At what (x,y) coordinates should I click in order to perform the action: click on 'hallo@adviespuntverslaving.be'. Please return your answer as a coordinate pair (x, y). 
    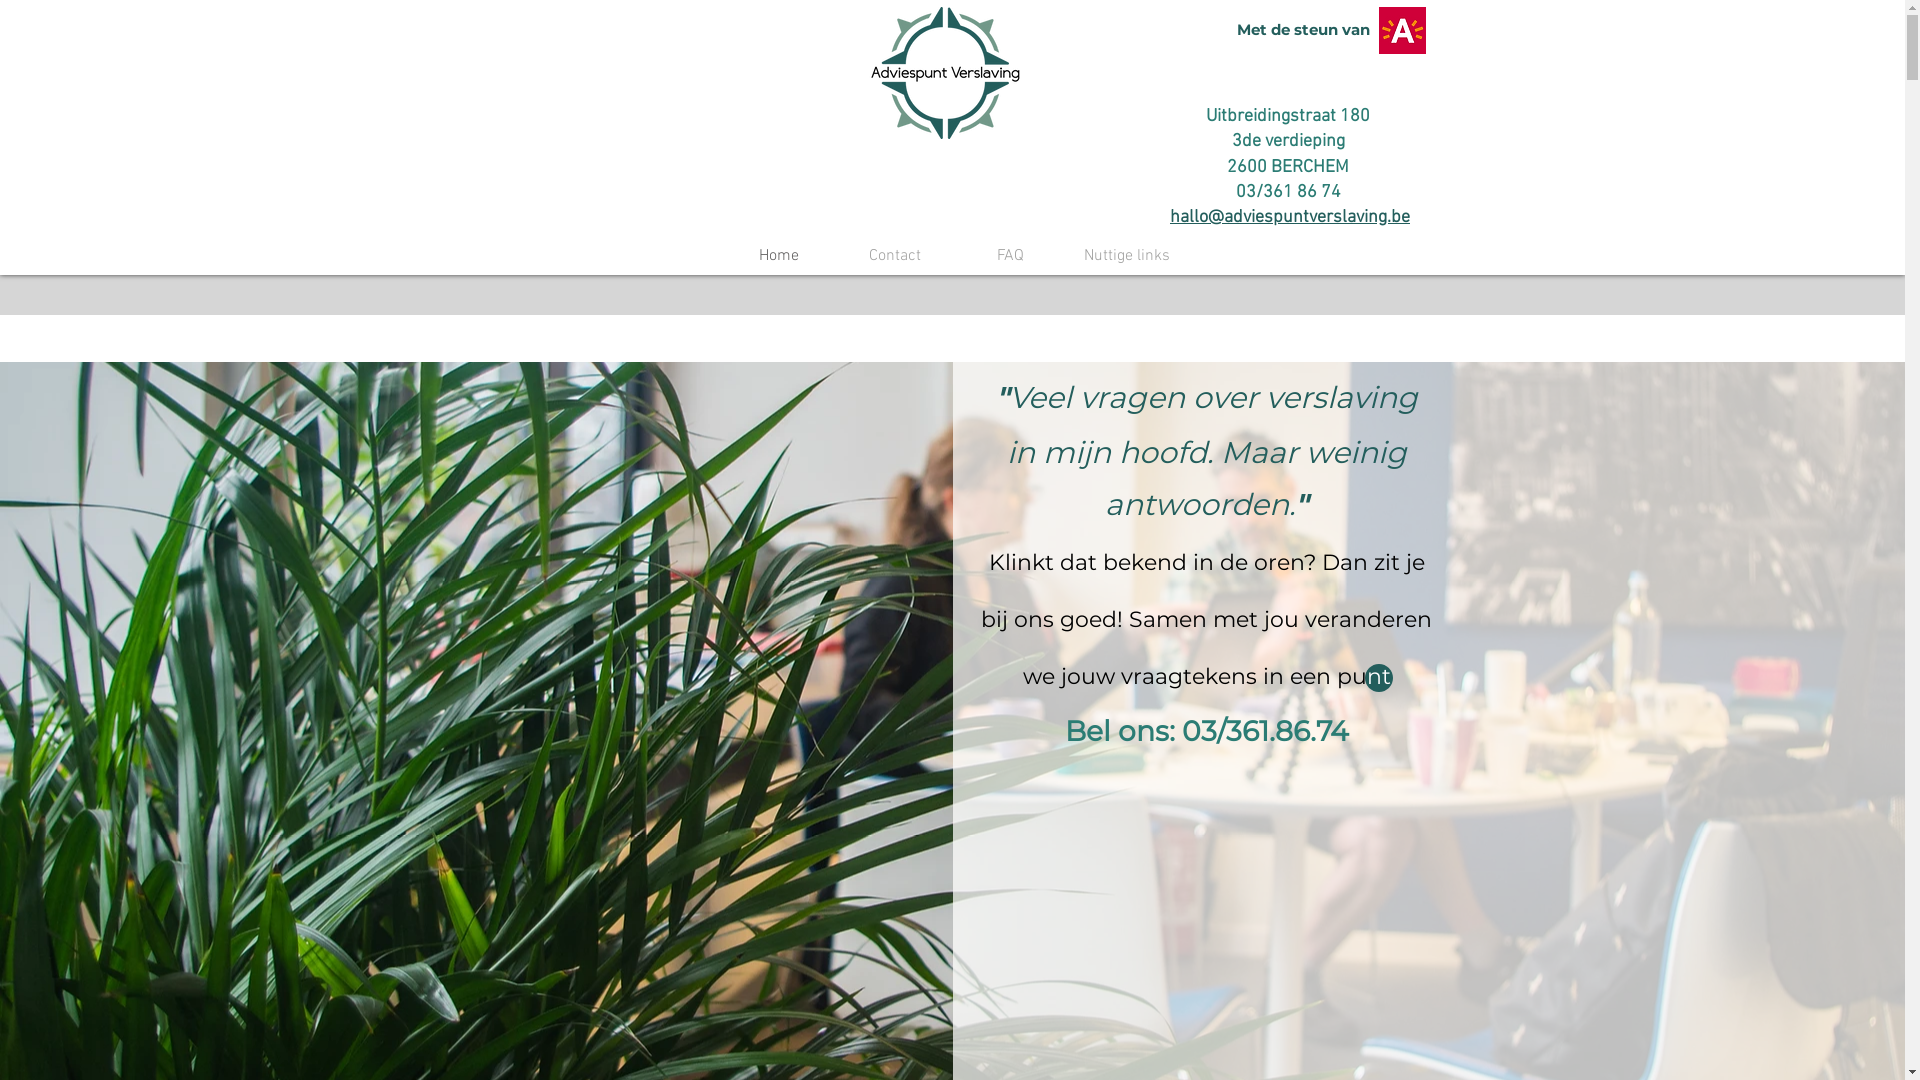
    Looking at the image, I should click on (1290, 217).